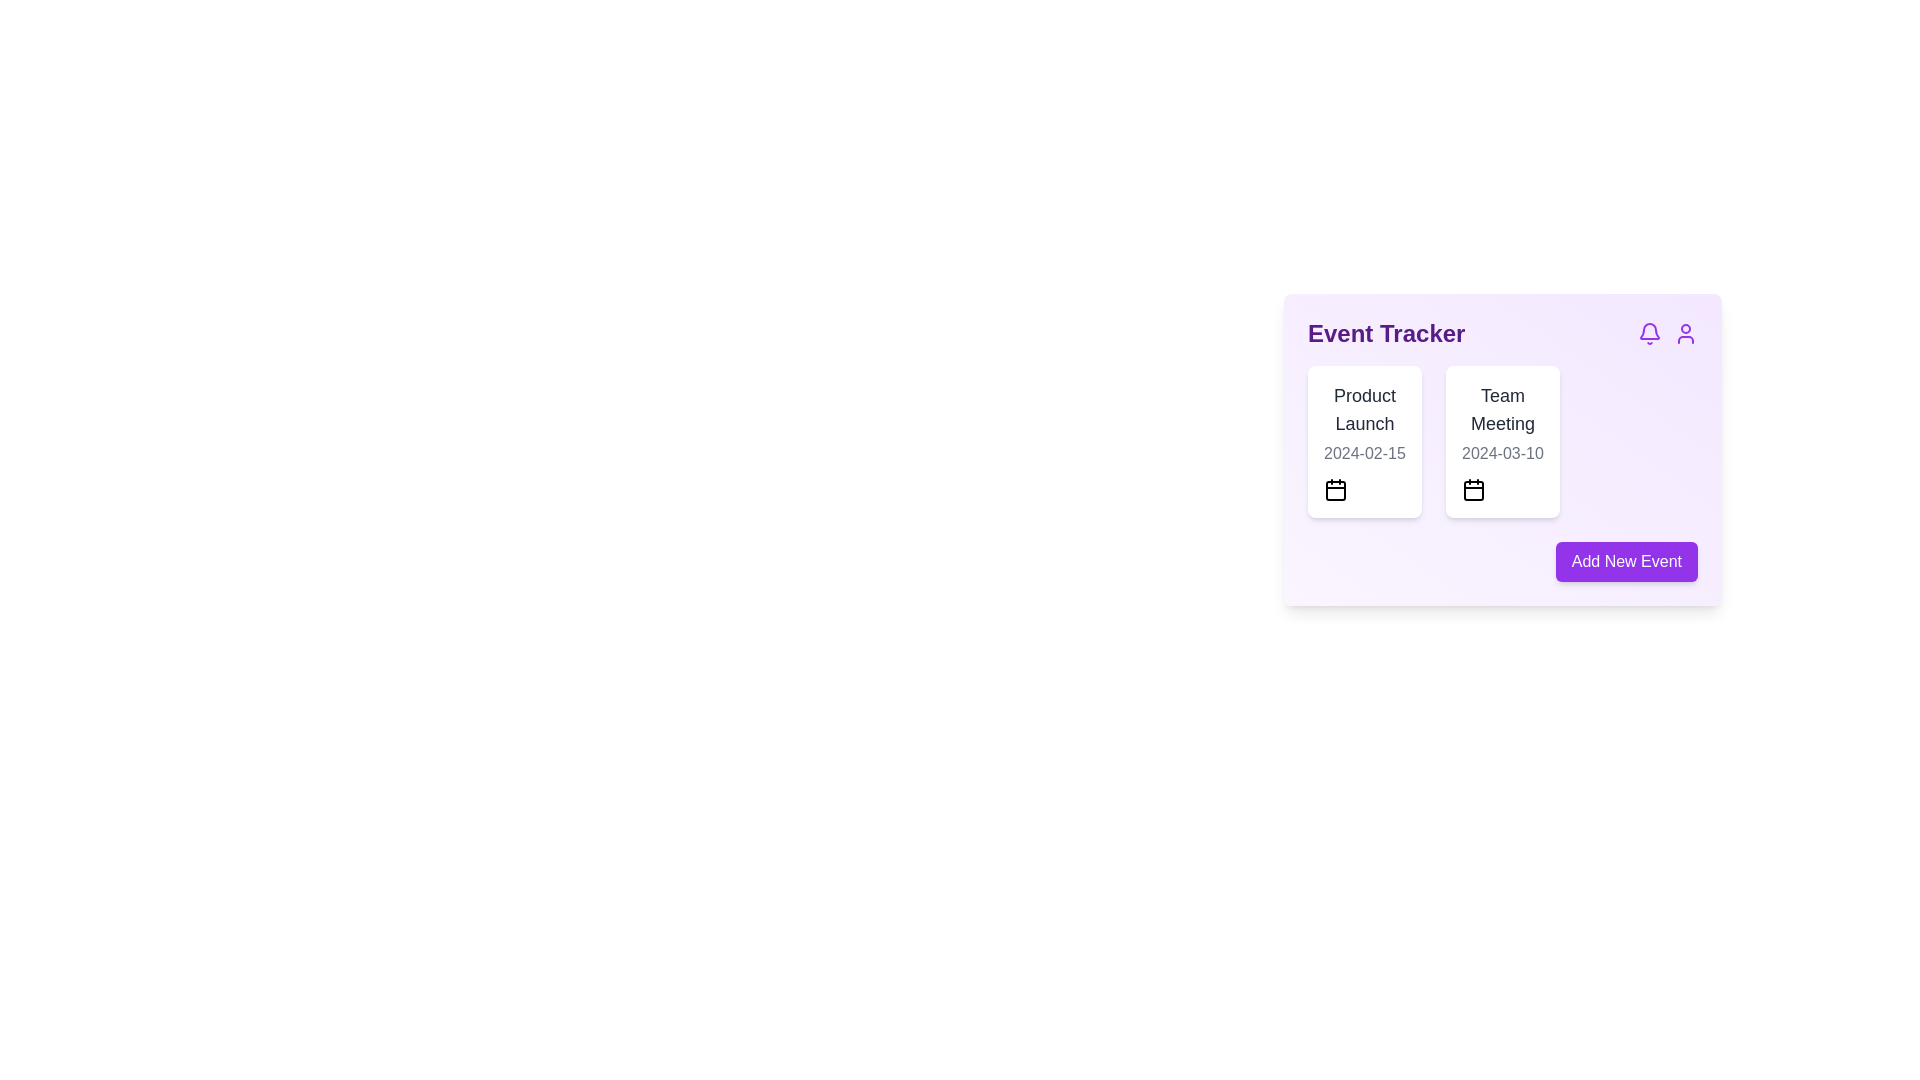 The width and height of the screenshot is (1920, 1080). Describe the element at coordinates (1335, 489) in the screenshot. I see `the calendar icon located in the bottom-left section of the 'Product Launch' card, which is positioned immediately below the date text '2024-02-15'` at that location.